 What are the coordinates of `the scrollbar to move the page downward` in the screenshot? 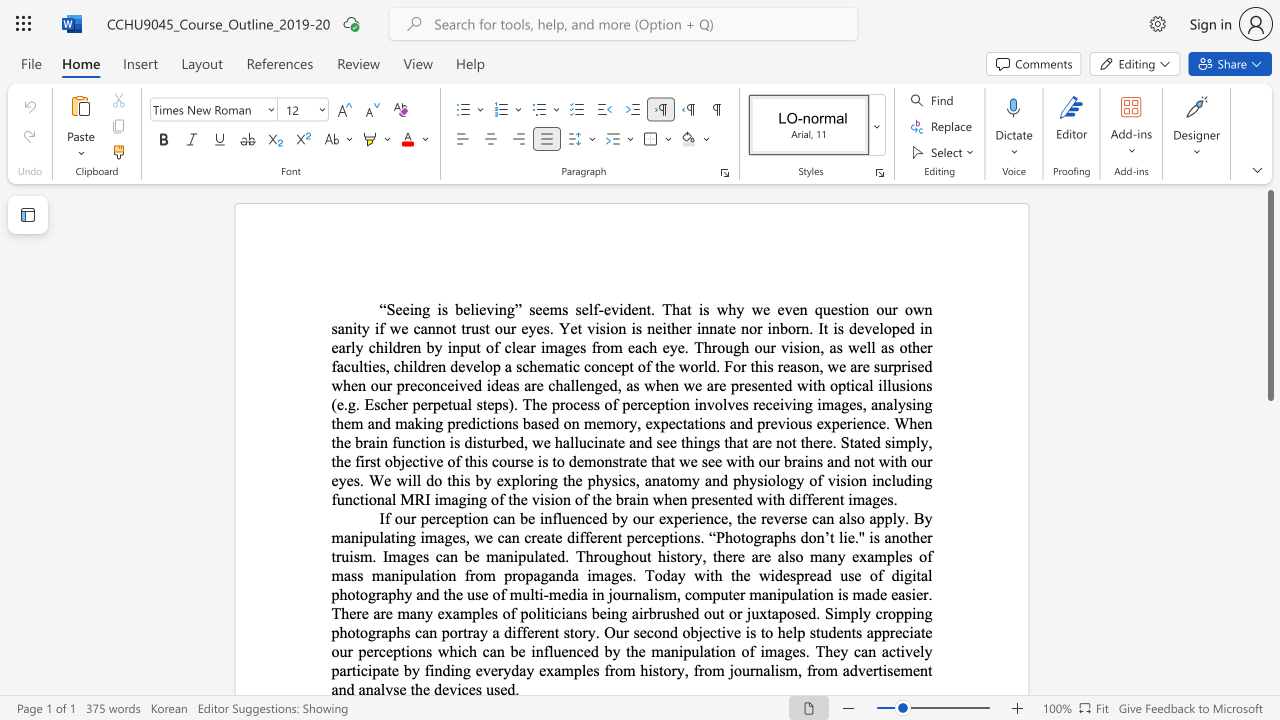 It's located at (1269, 540).